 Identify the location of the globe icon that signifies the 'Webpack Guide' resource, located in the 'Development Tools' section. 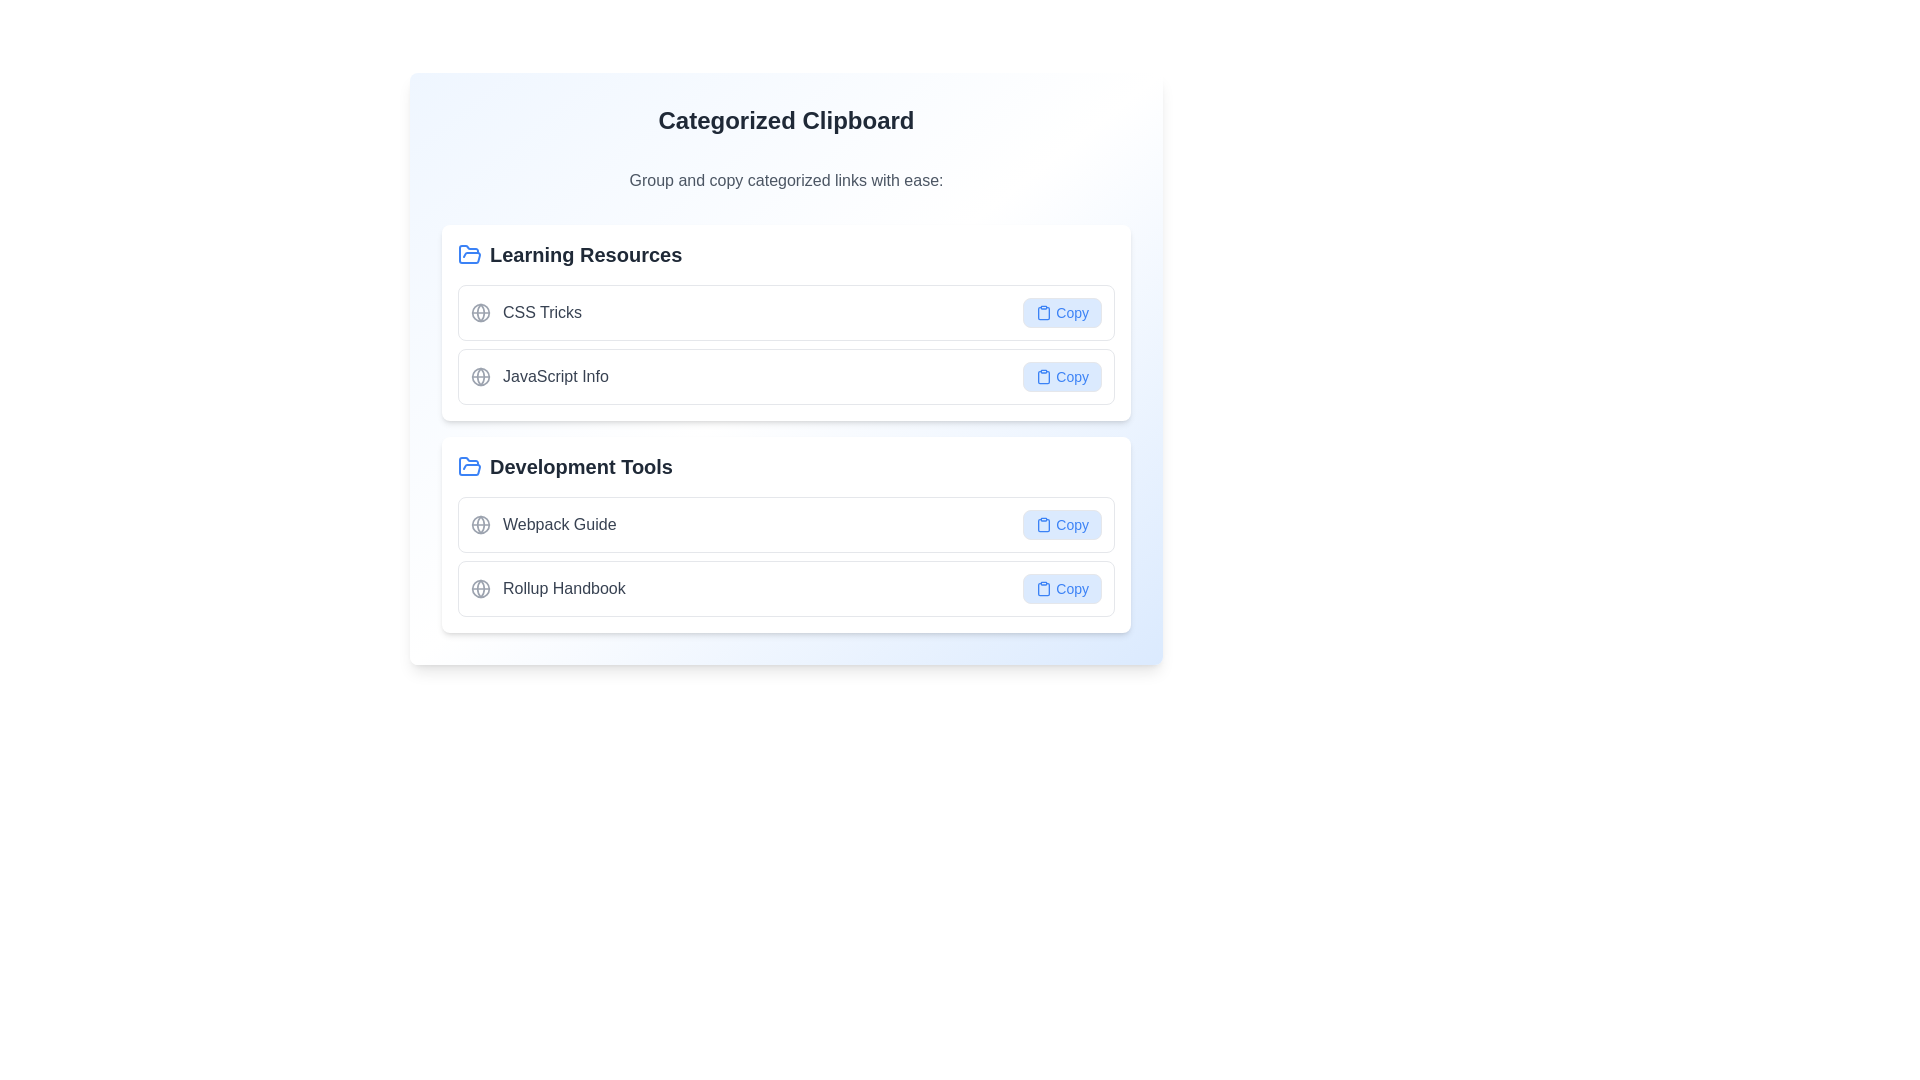
(480, 523).